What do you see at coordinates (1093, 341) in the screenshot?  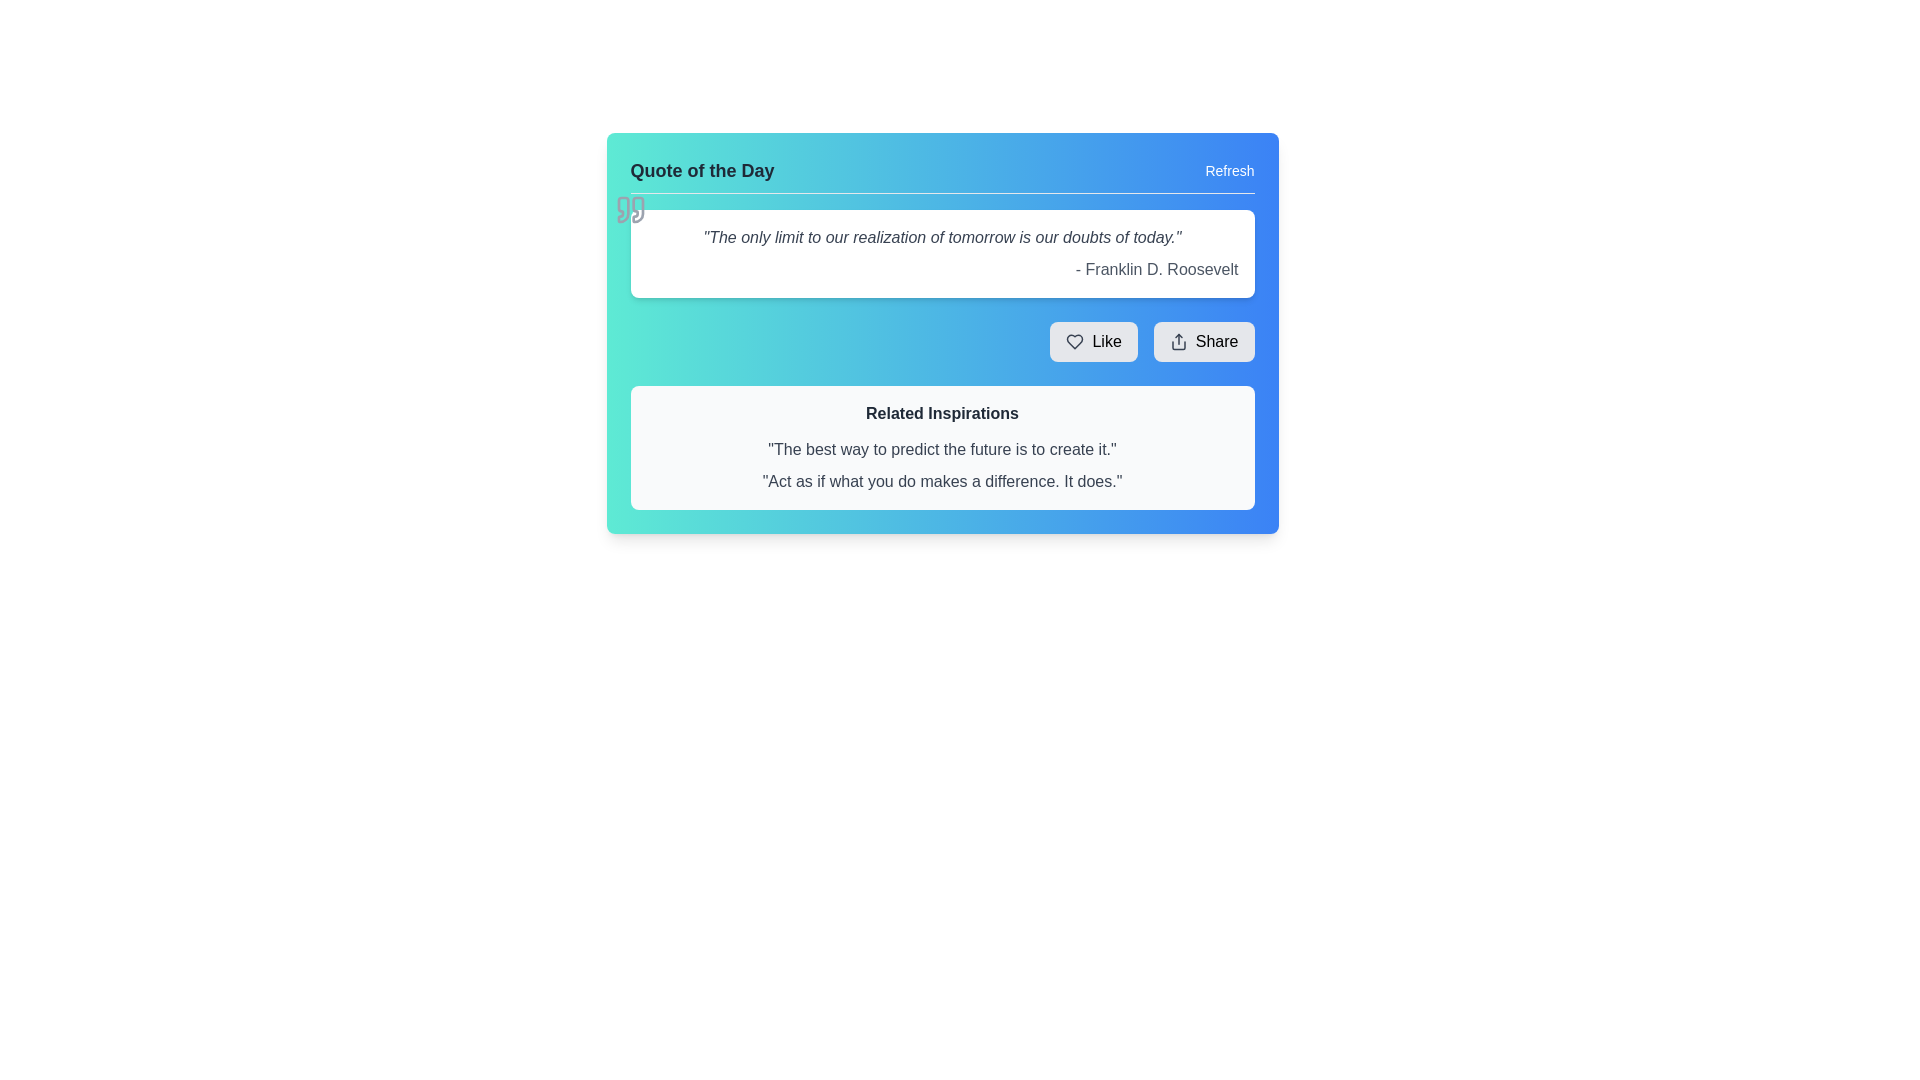 I see `the 'Like' button located at the bottom right of the card, which is the first button in the row and to the left of the 'Share' button, to express approval for the displayed content` at bounding box center [1093, 341].